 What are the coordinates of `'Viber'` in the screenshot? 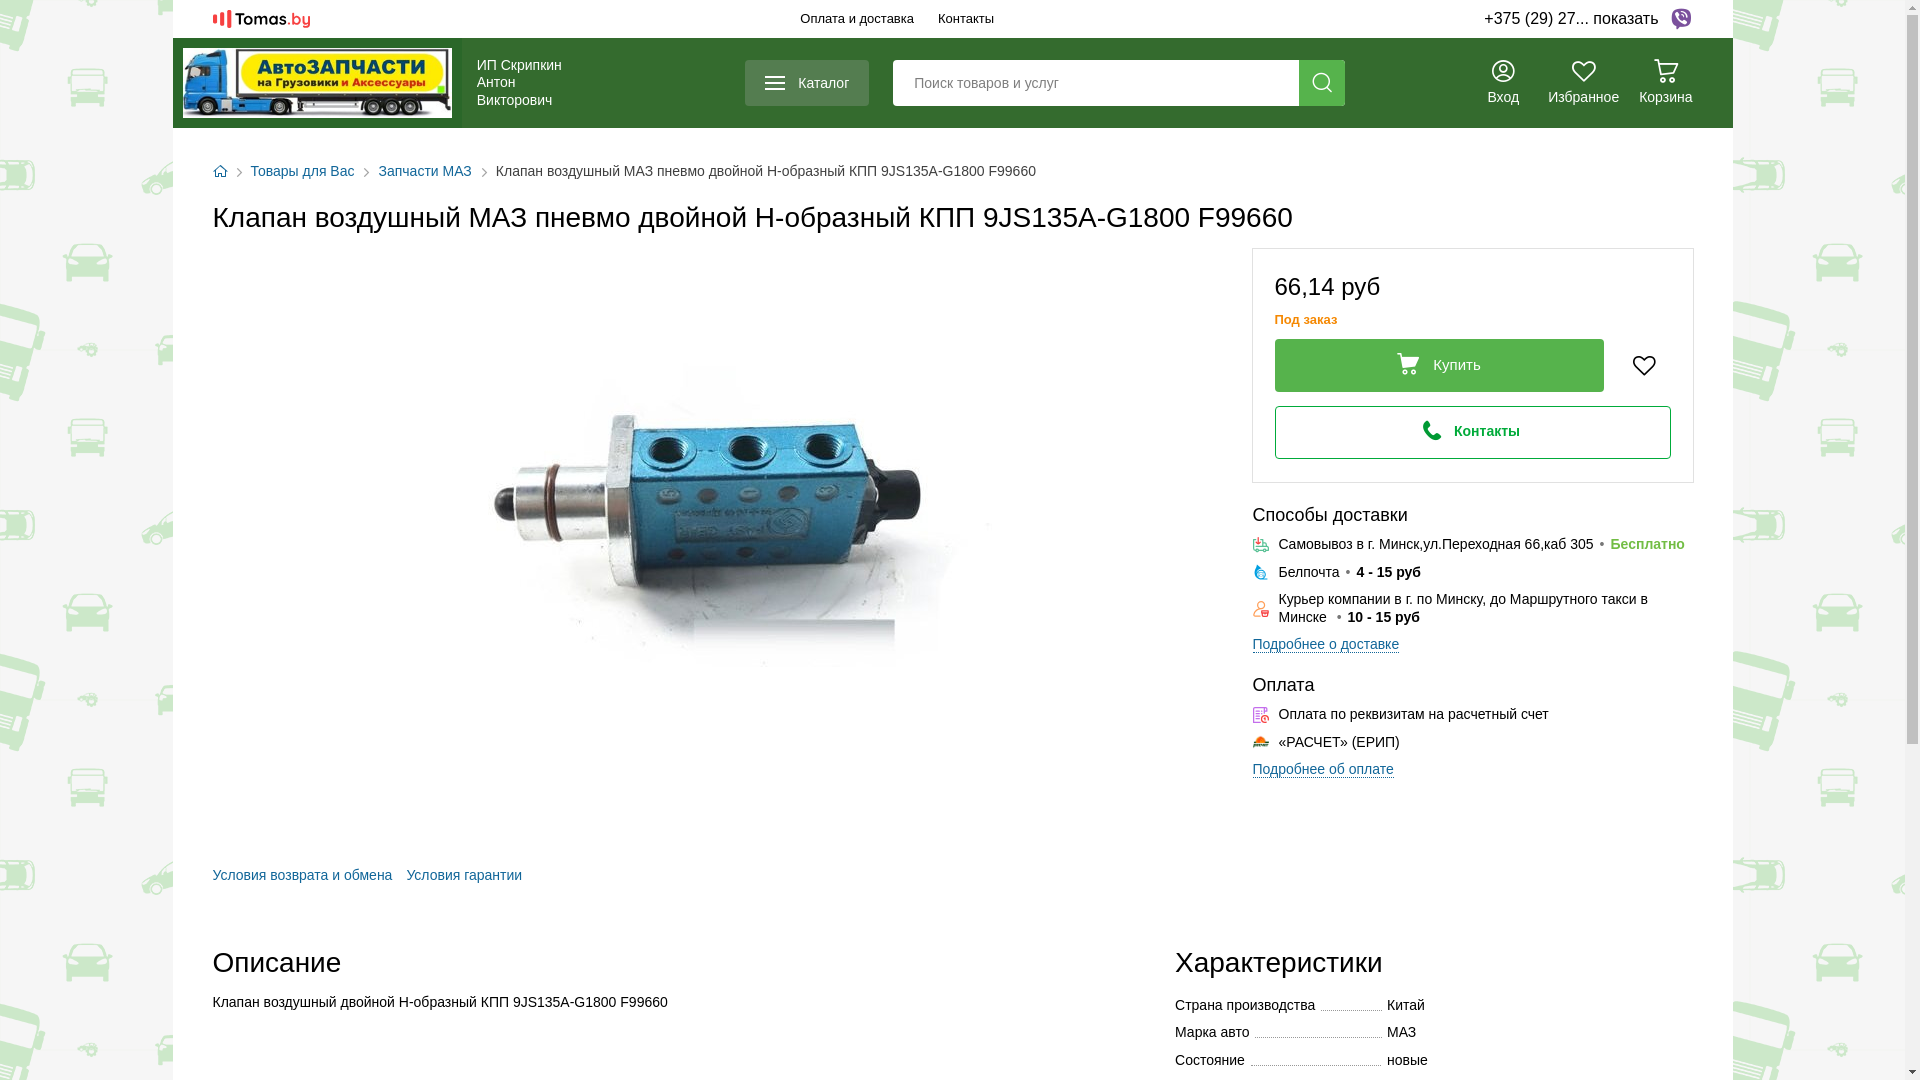 It's located at (1680, 19).